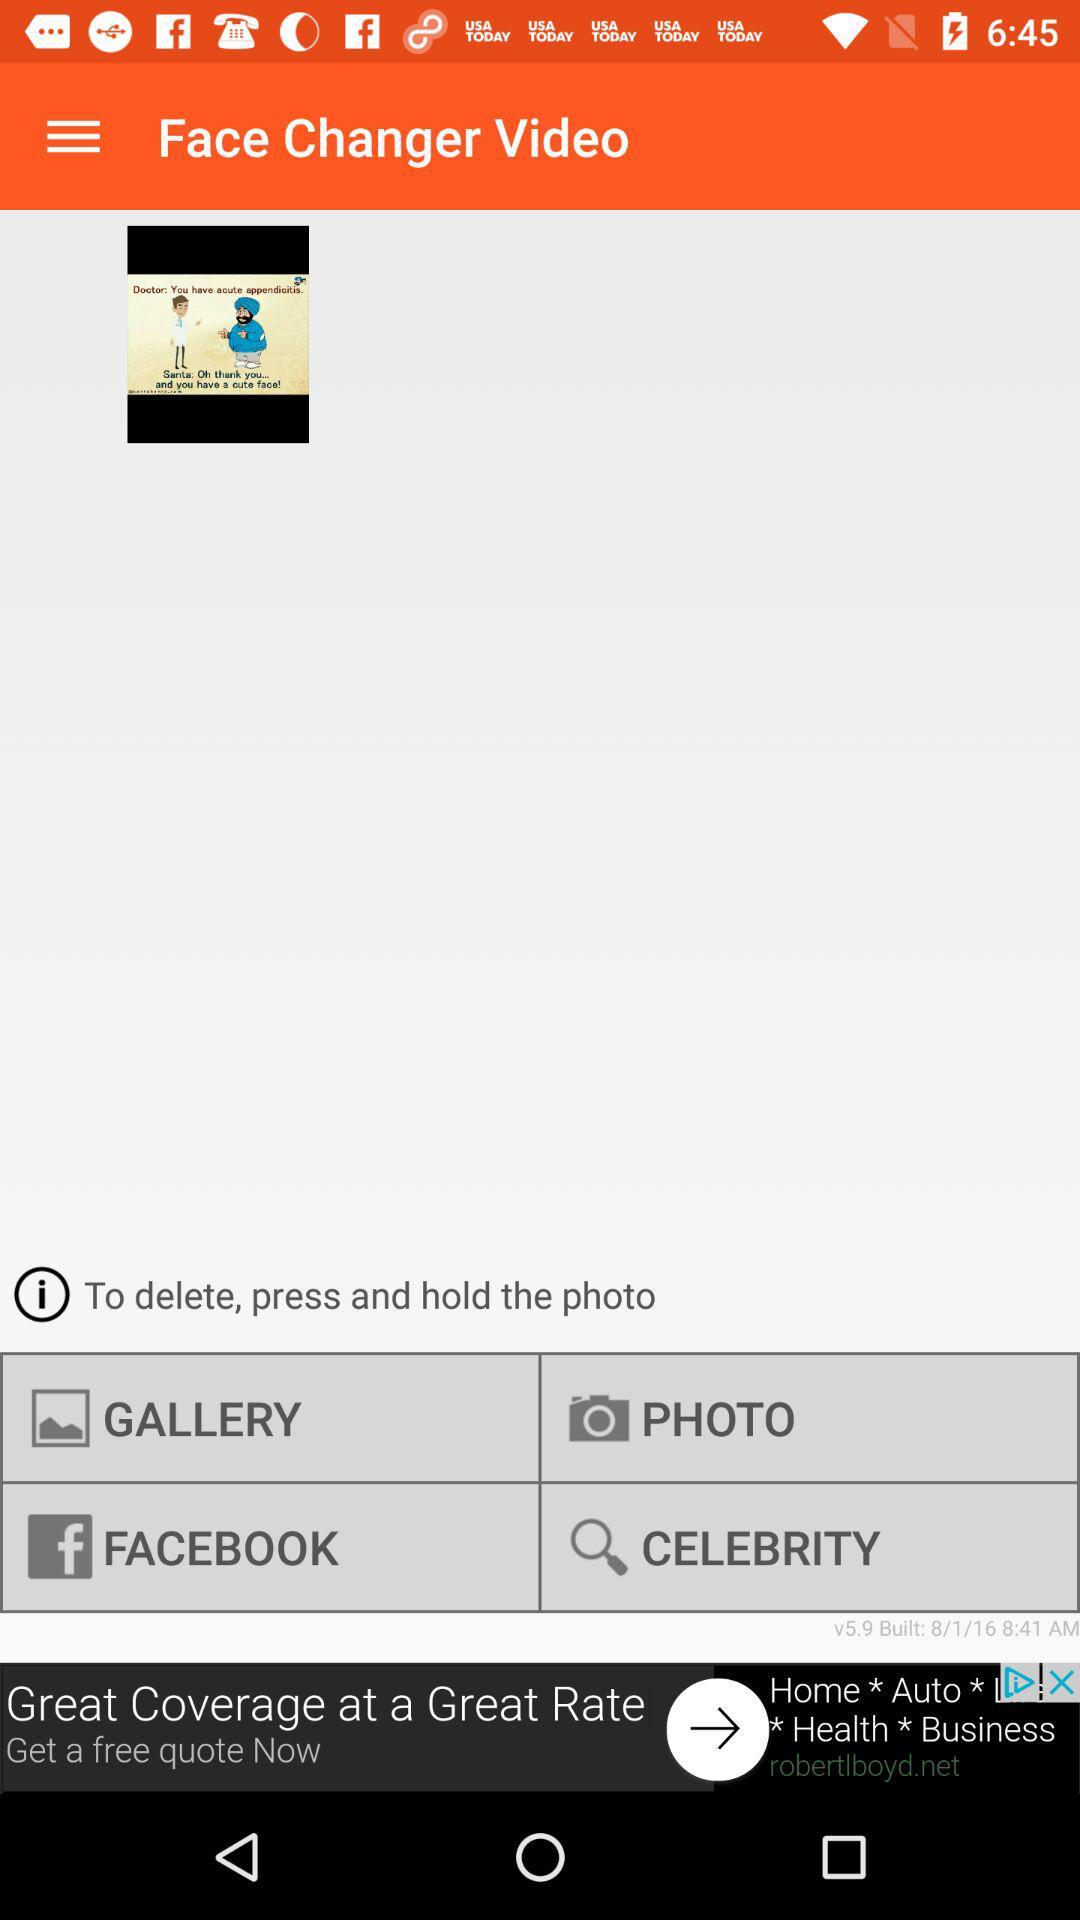  What do you see at coordinates (808, 1546) in the screenshot?
I see `celebrity icon` at bounding box center [808, 1546].